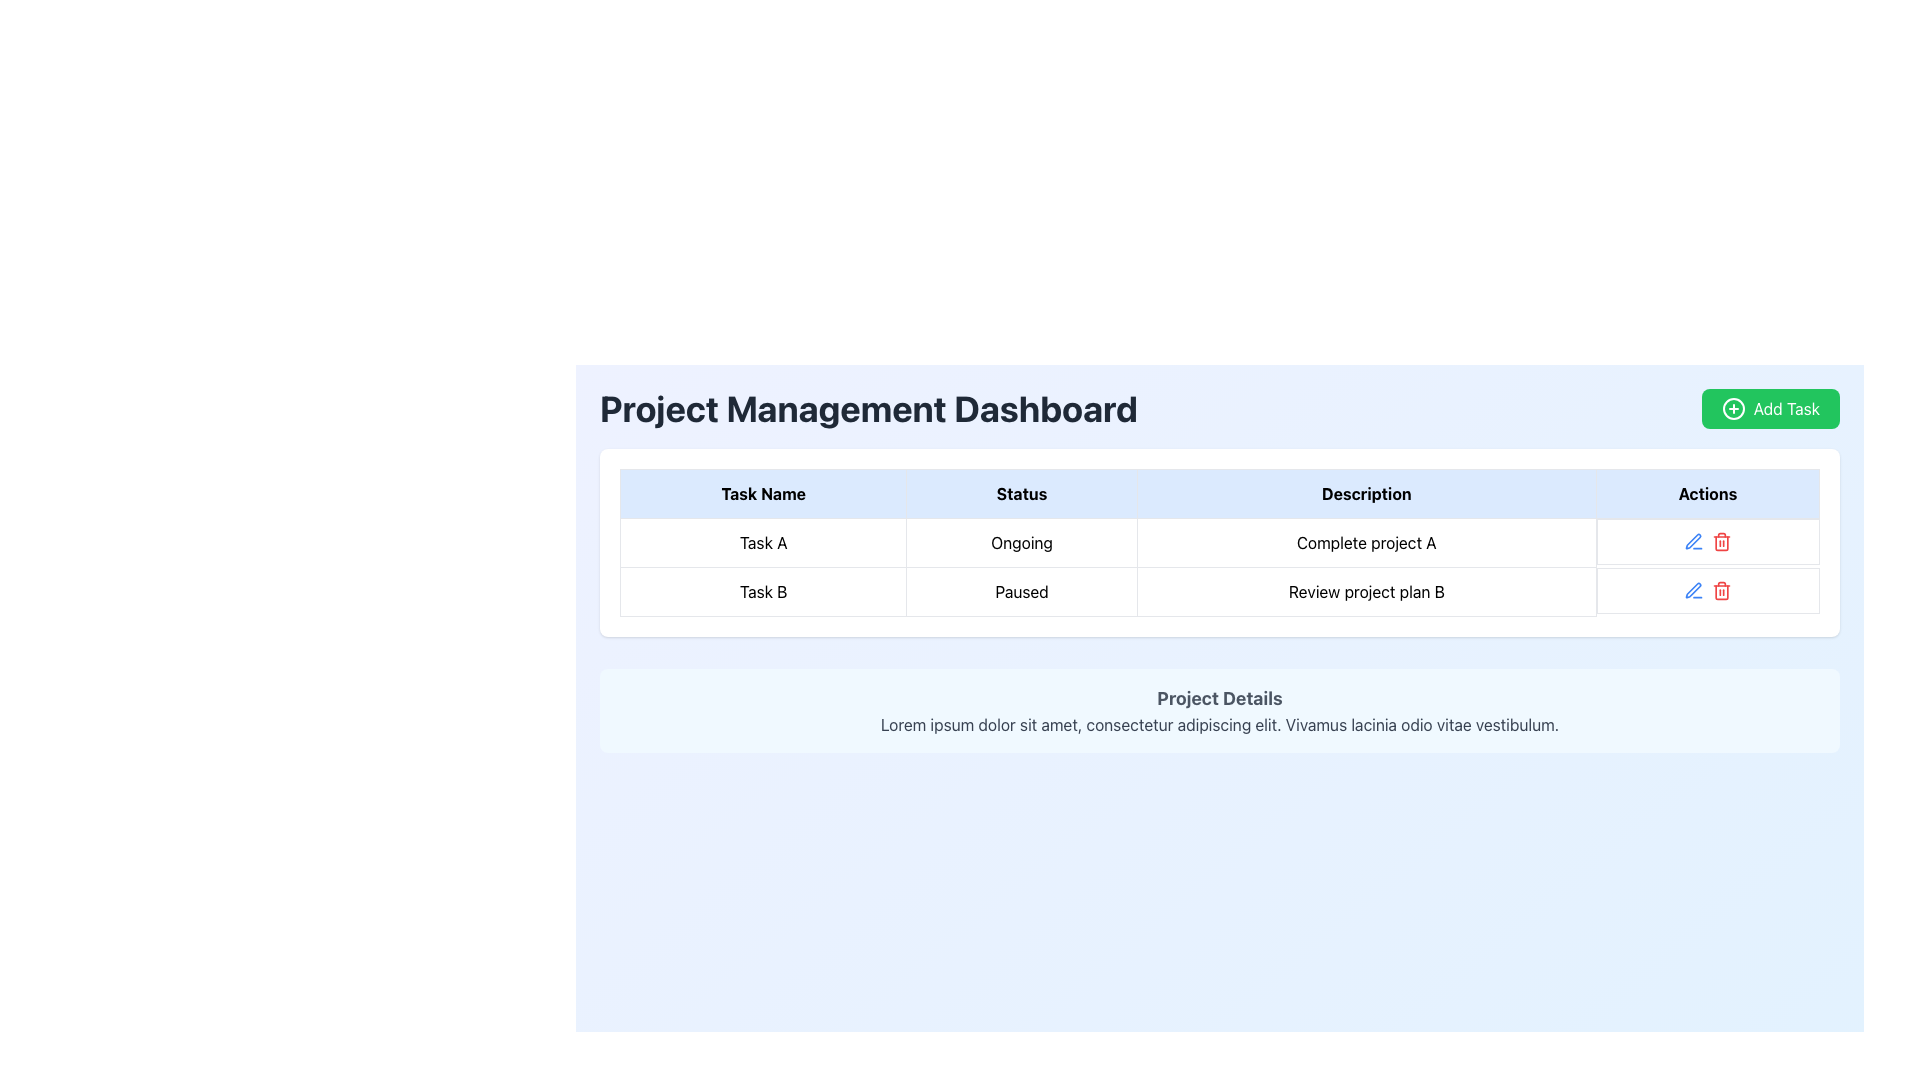  What do you see at coordinates (1721, 591) in the screenshot?
I see `the trash bin icon in the 'Actions' column of the 'Task B' entry in the dashboard application` at bounding box center [1721, 591].